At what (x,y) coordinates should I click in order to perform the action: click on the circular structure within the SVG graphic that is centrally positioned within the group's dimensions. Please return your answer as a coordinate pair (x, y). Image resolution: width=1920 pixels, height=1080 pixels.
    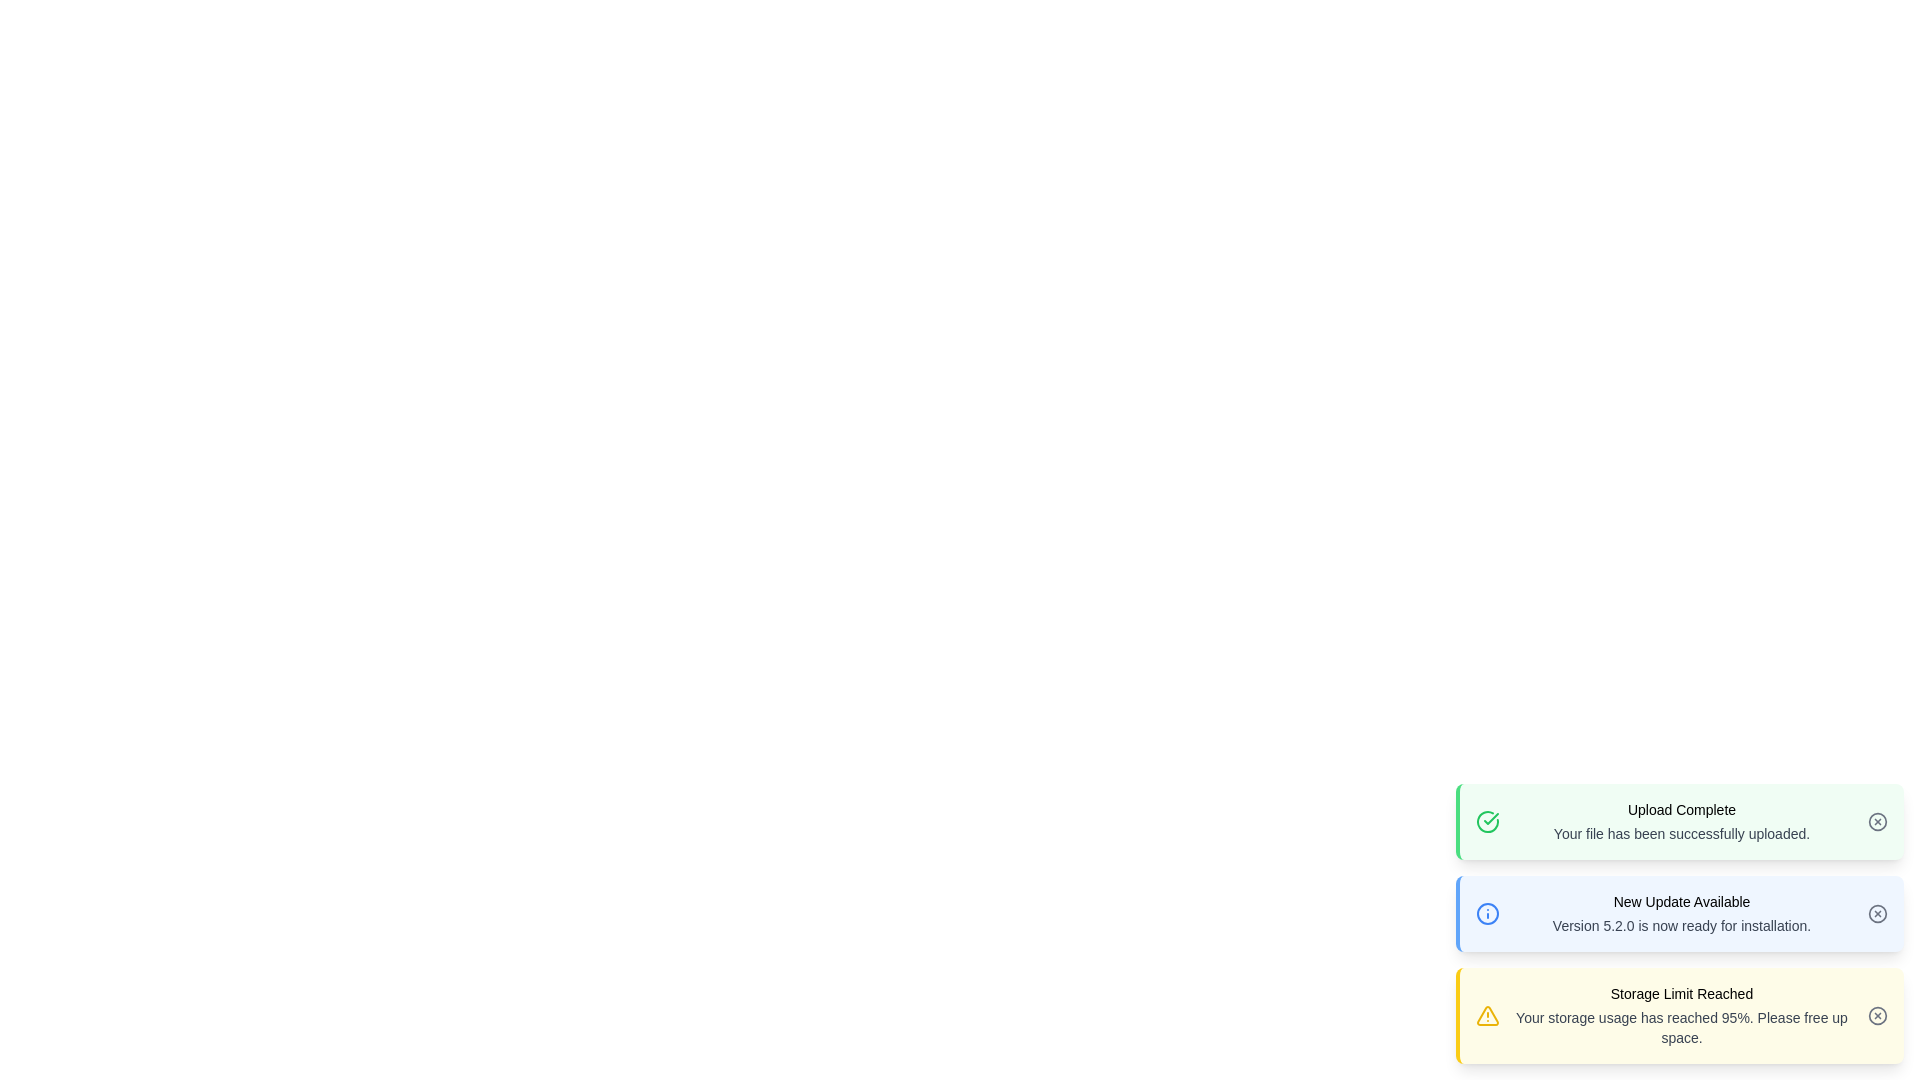
    Looking at the image, I should click on (1488, 914).